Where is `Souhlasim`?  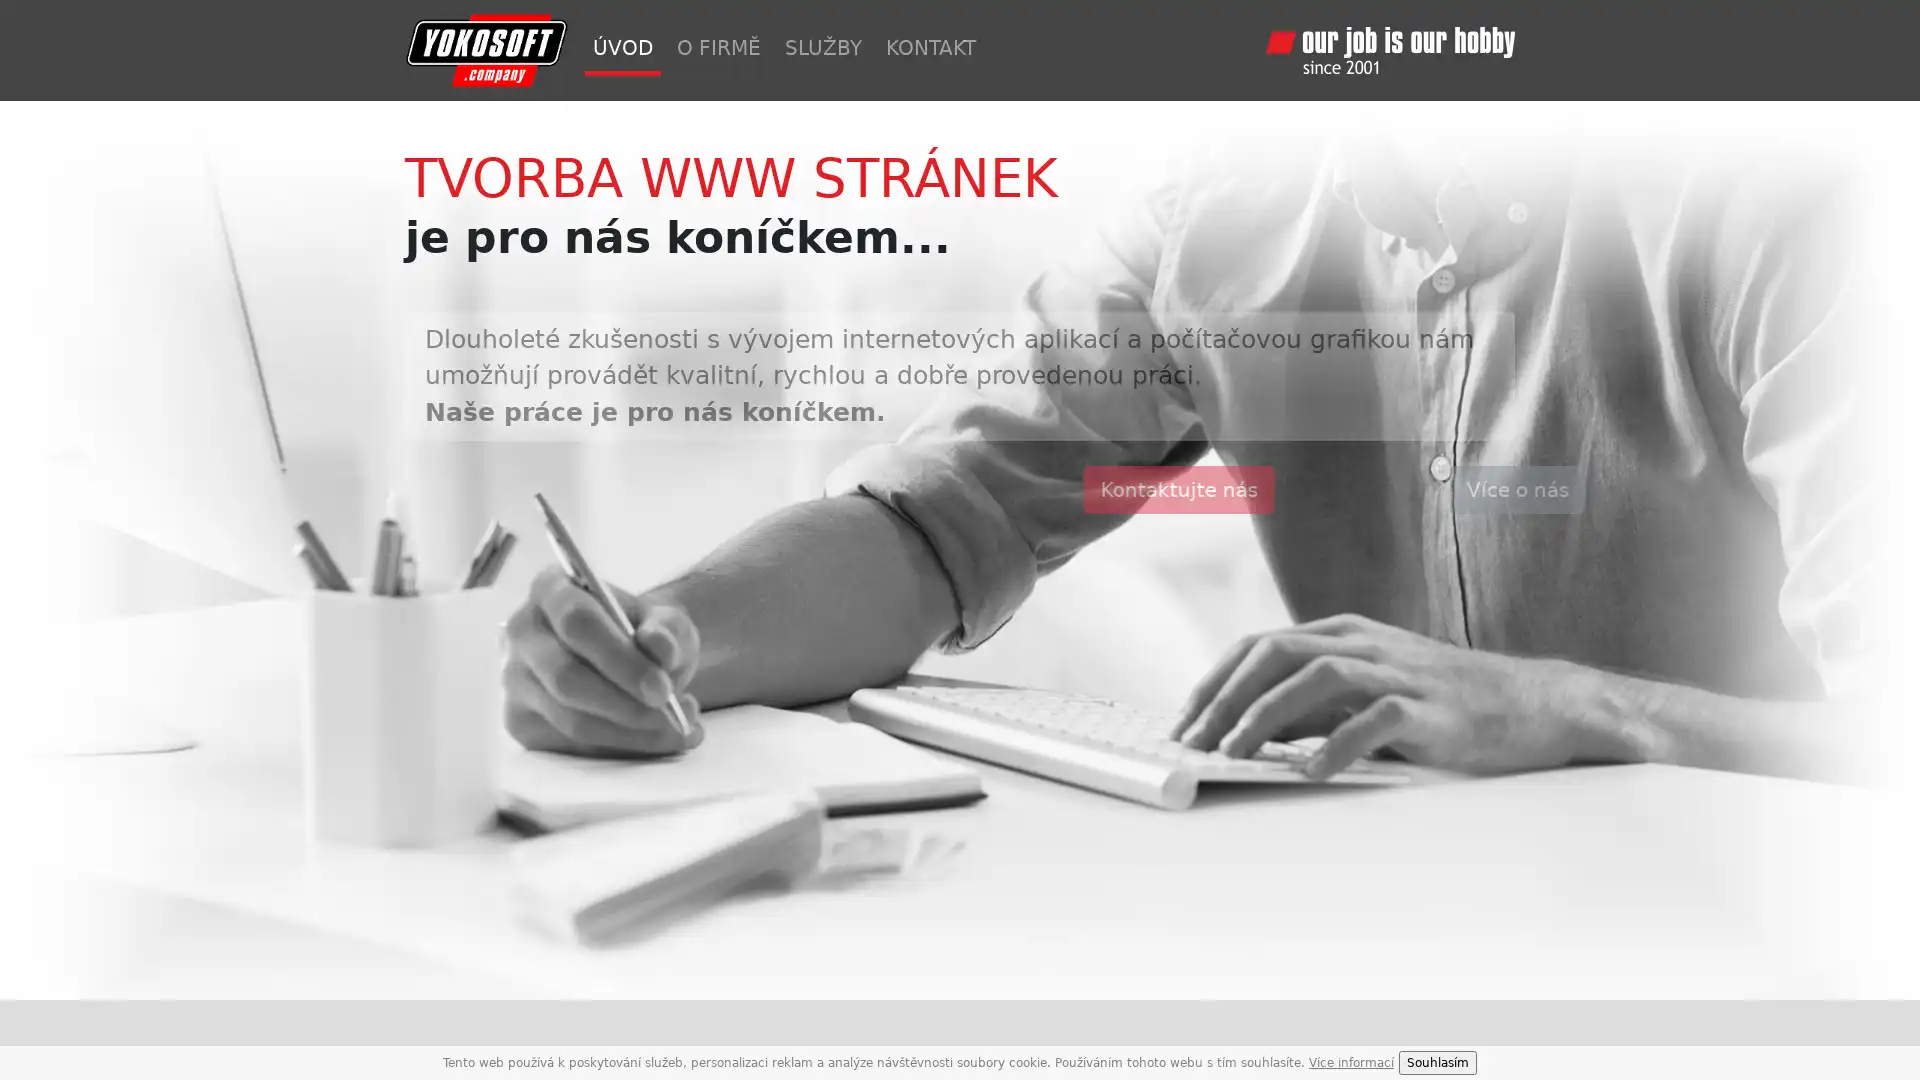 Souhlasim is located at coordinates (1437, 1062).